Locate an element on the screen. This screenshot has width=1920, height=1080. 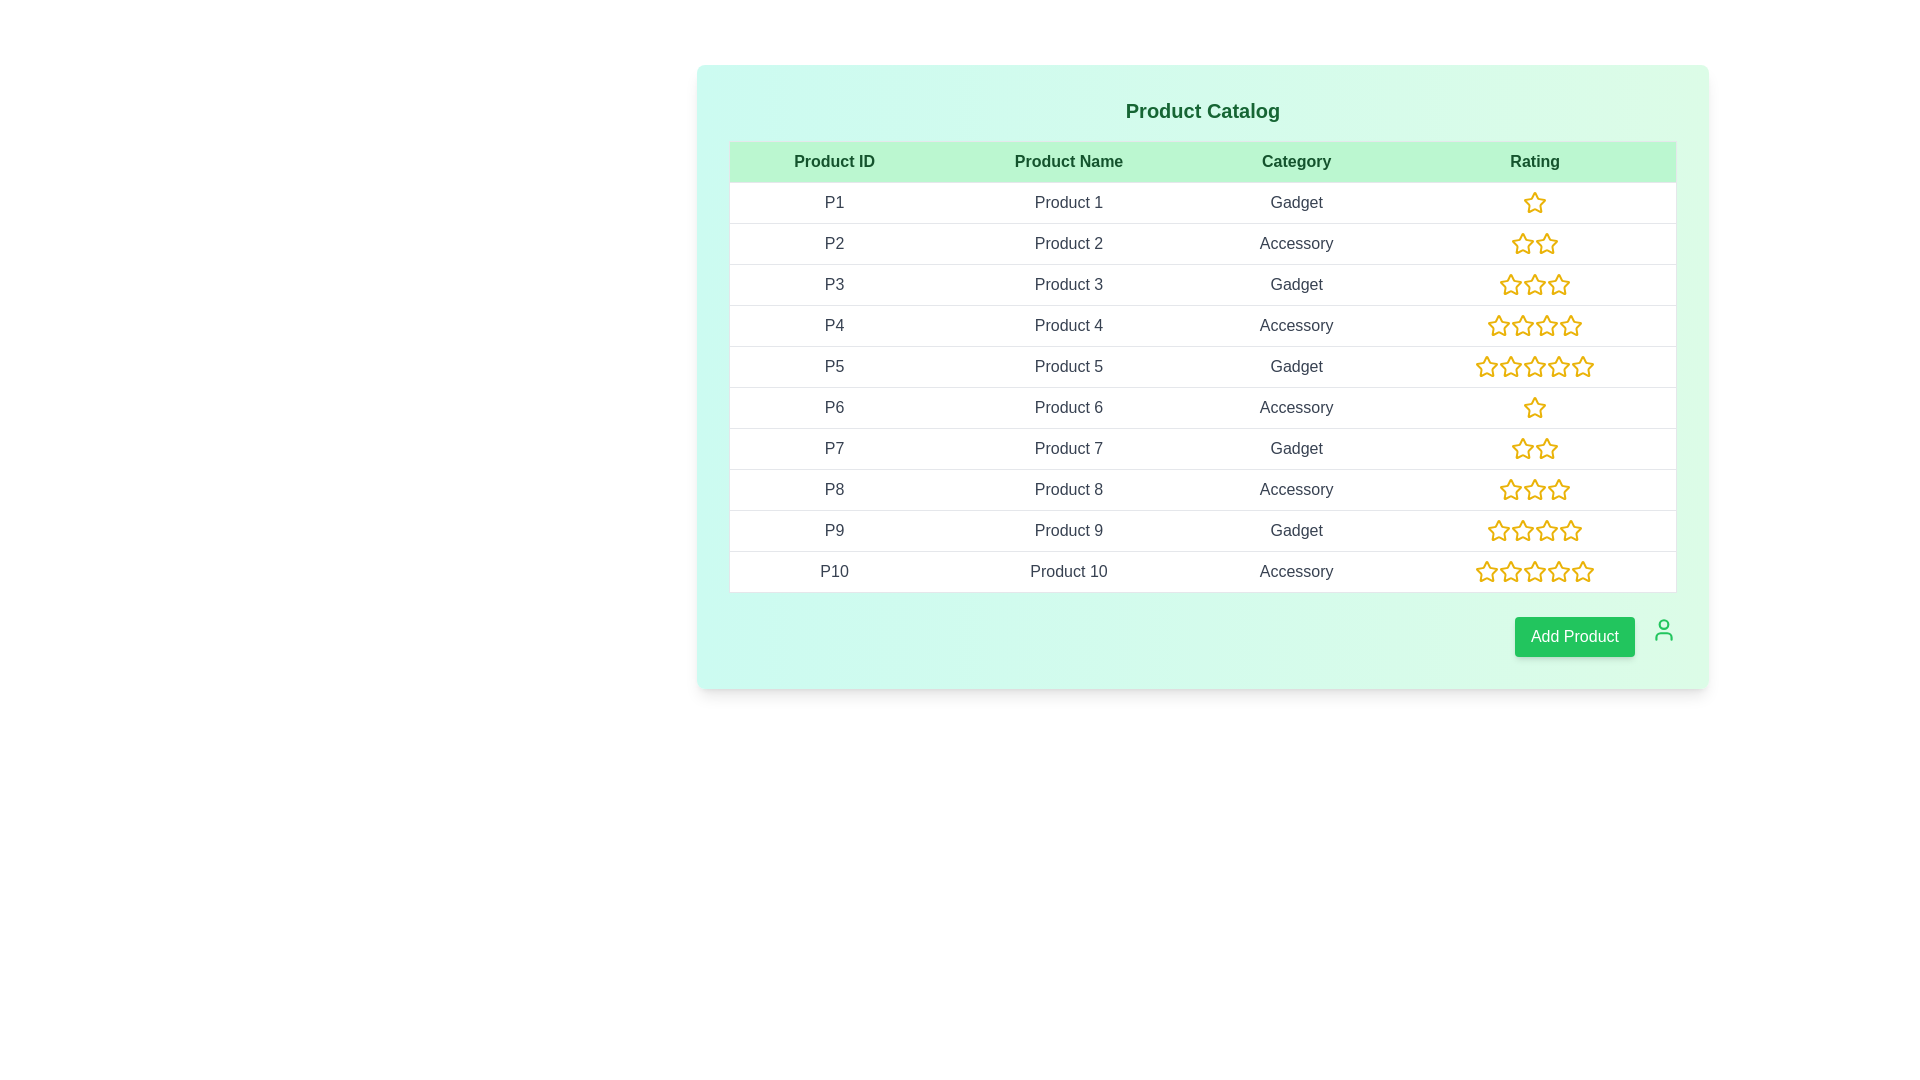
the table header Product ID to sort the table by that column is located at coordinates (834, 161).